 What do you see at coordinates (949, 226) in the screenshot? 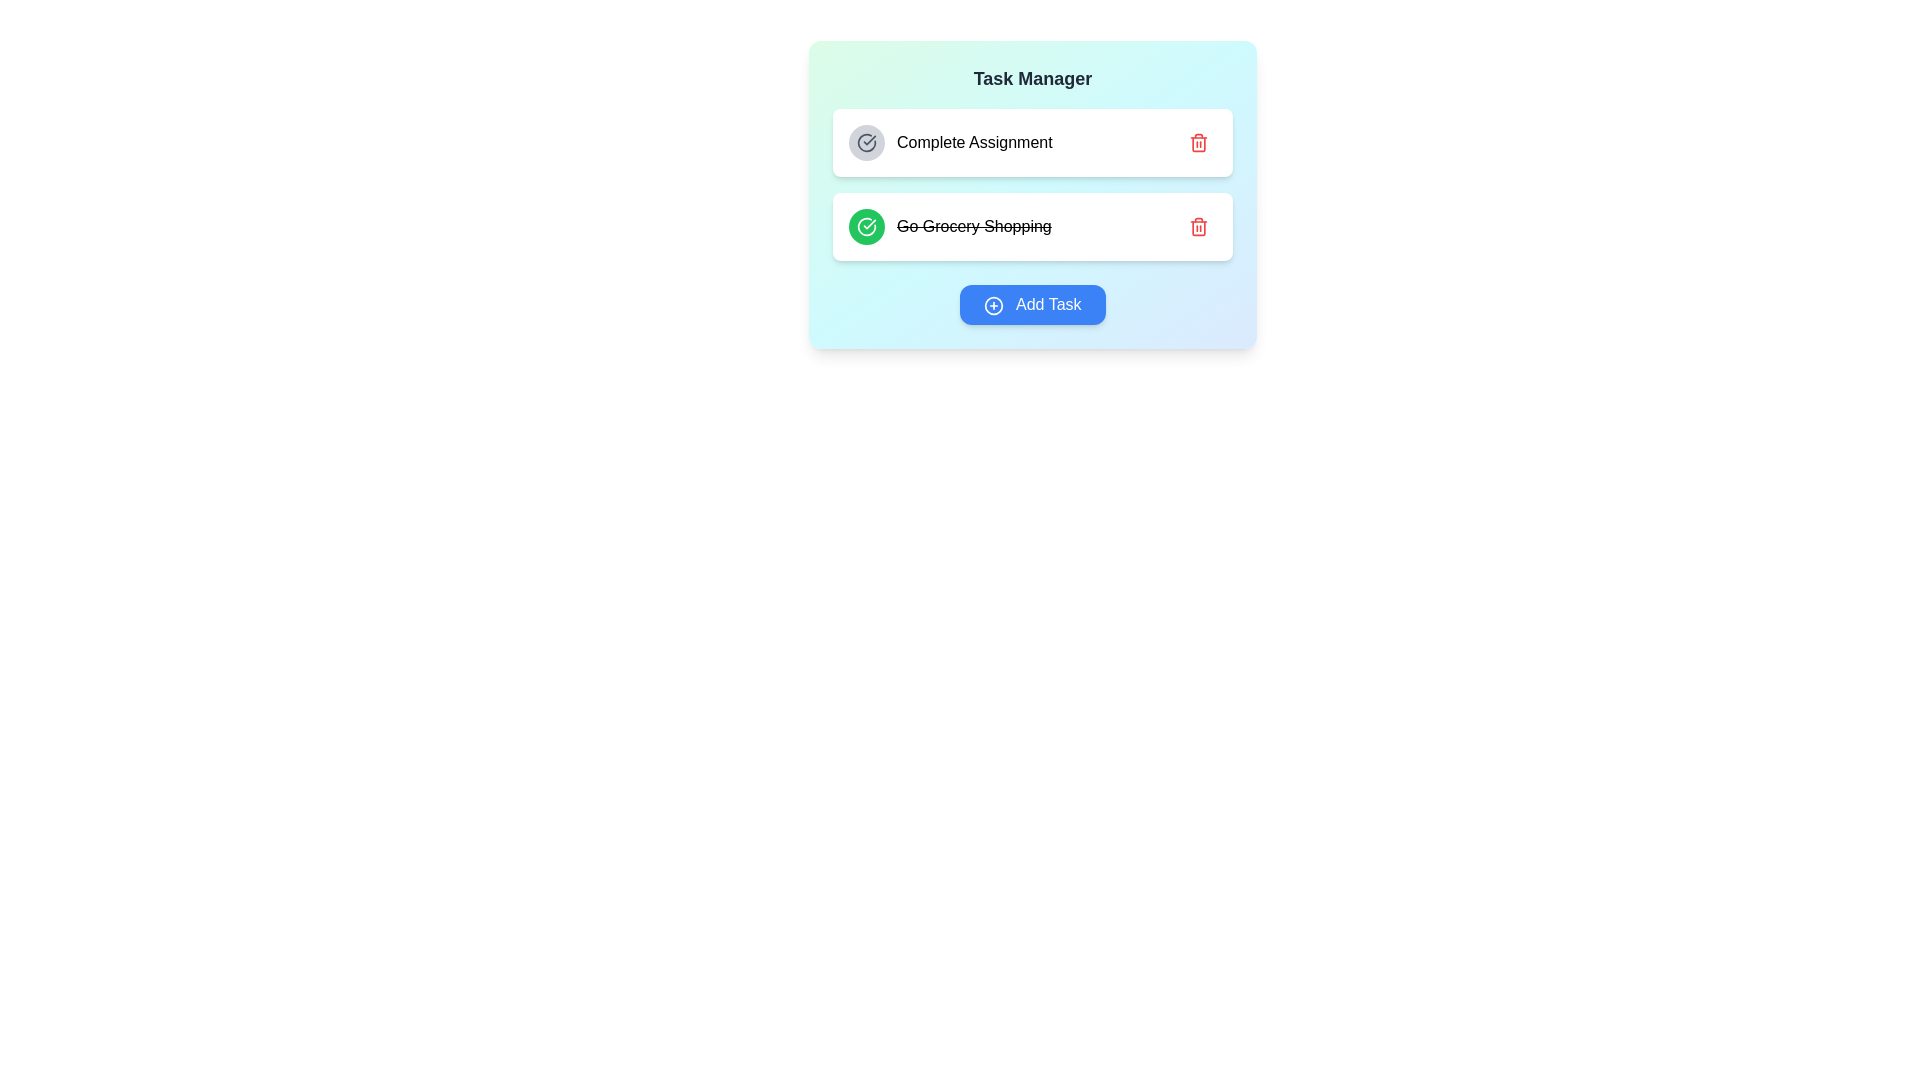
I see `the completed task item with strikethrough style, which is the second item in the vertical list of tasks in the task manager interface` at bounding box center [949, 226].